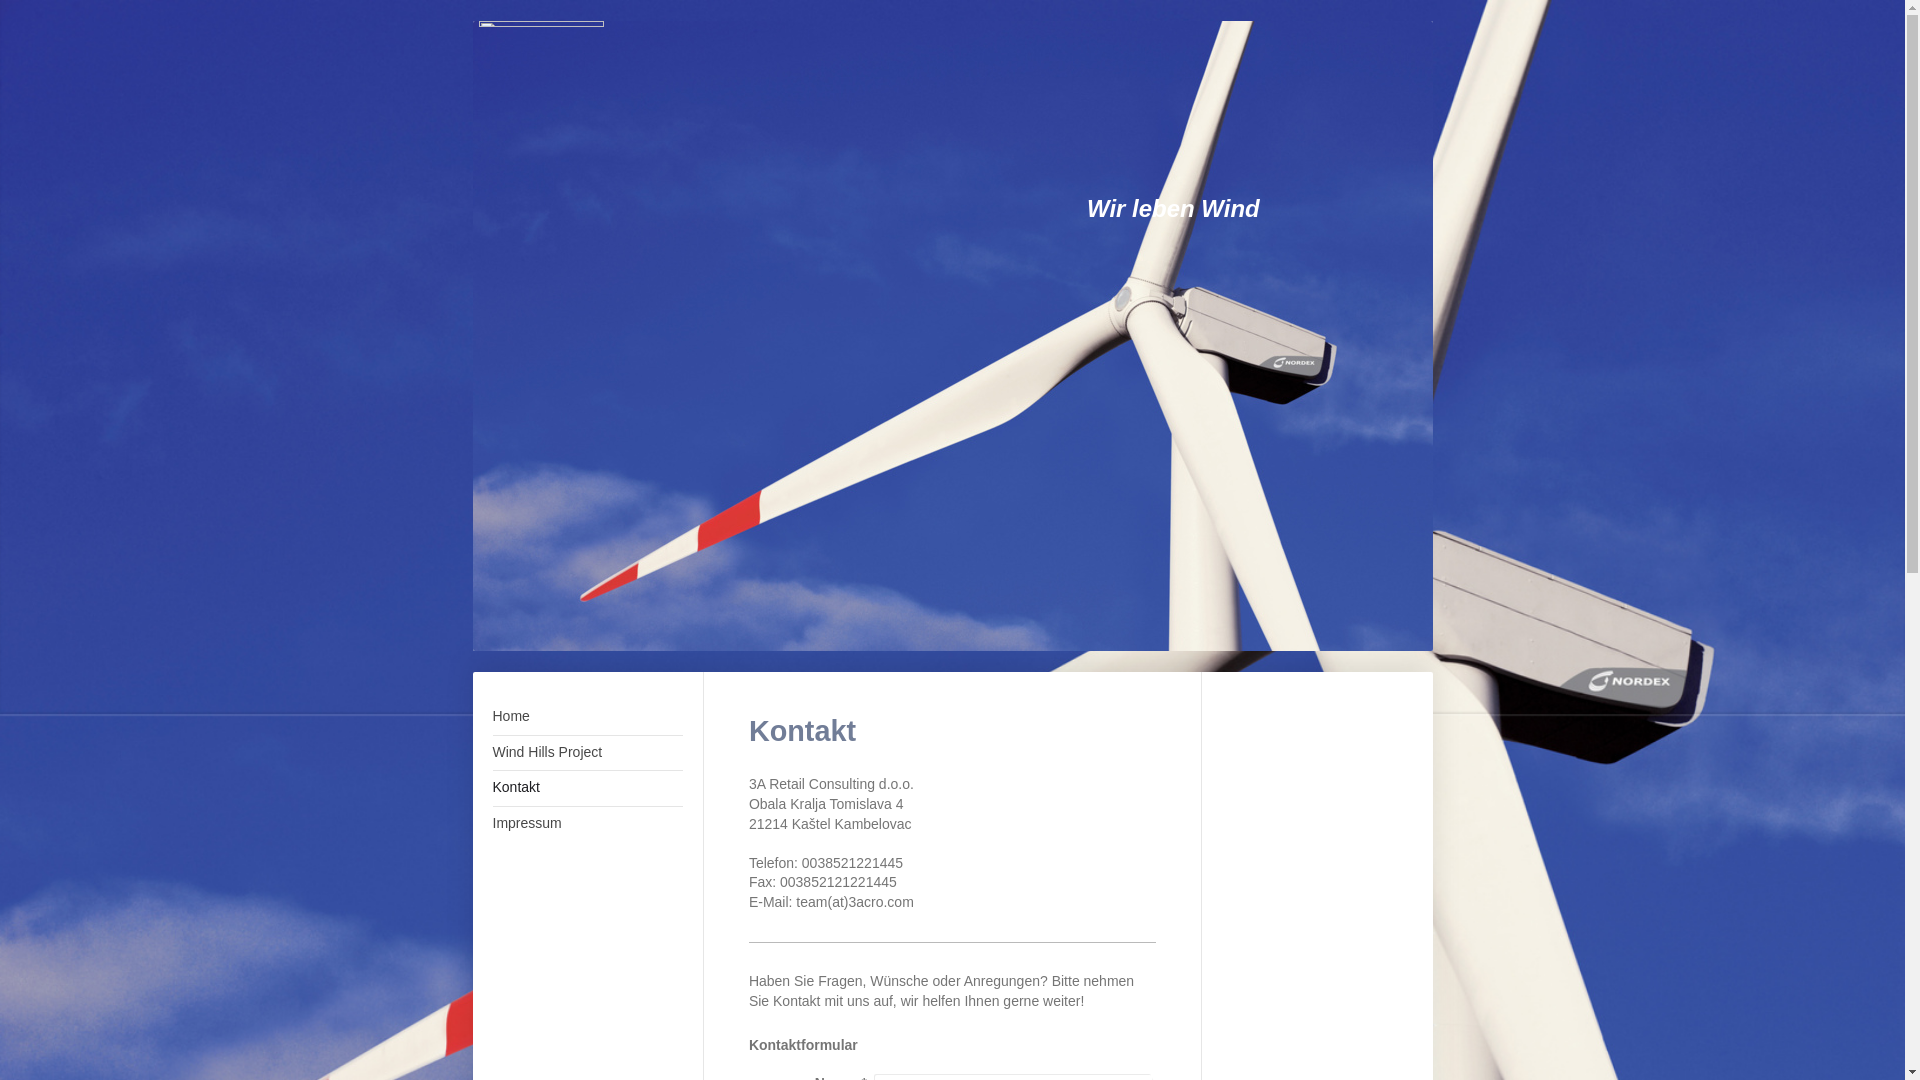  Describe the element at coordinates (585, 787) in the screenshot. I see `'Kontakt'` at that location.